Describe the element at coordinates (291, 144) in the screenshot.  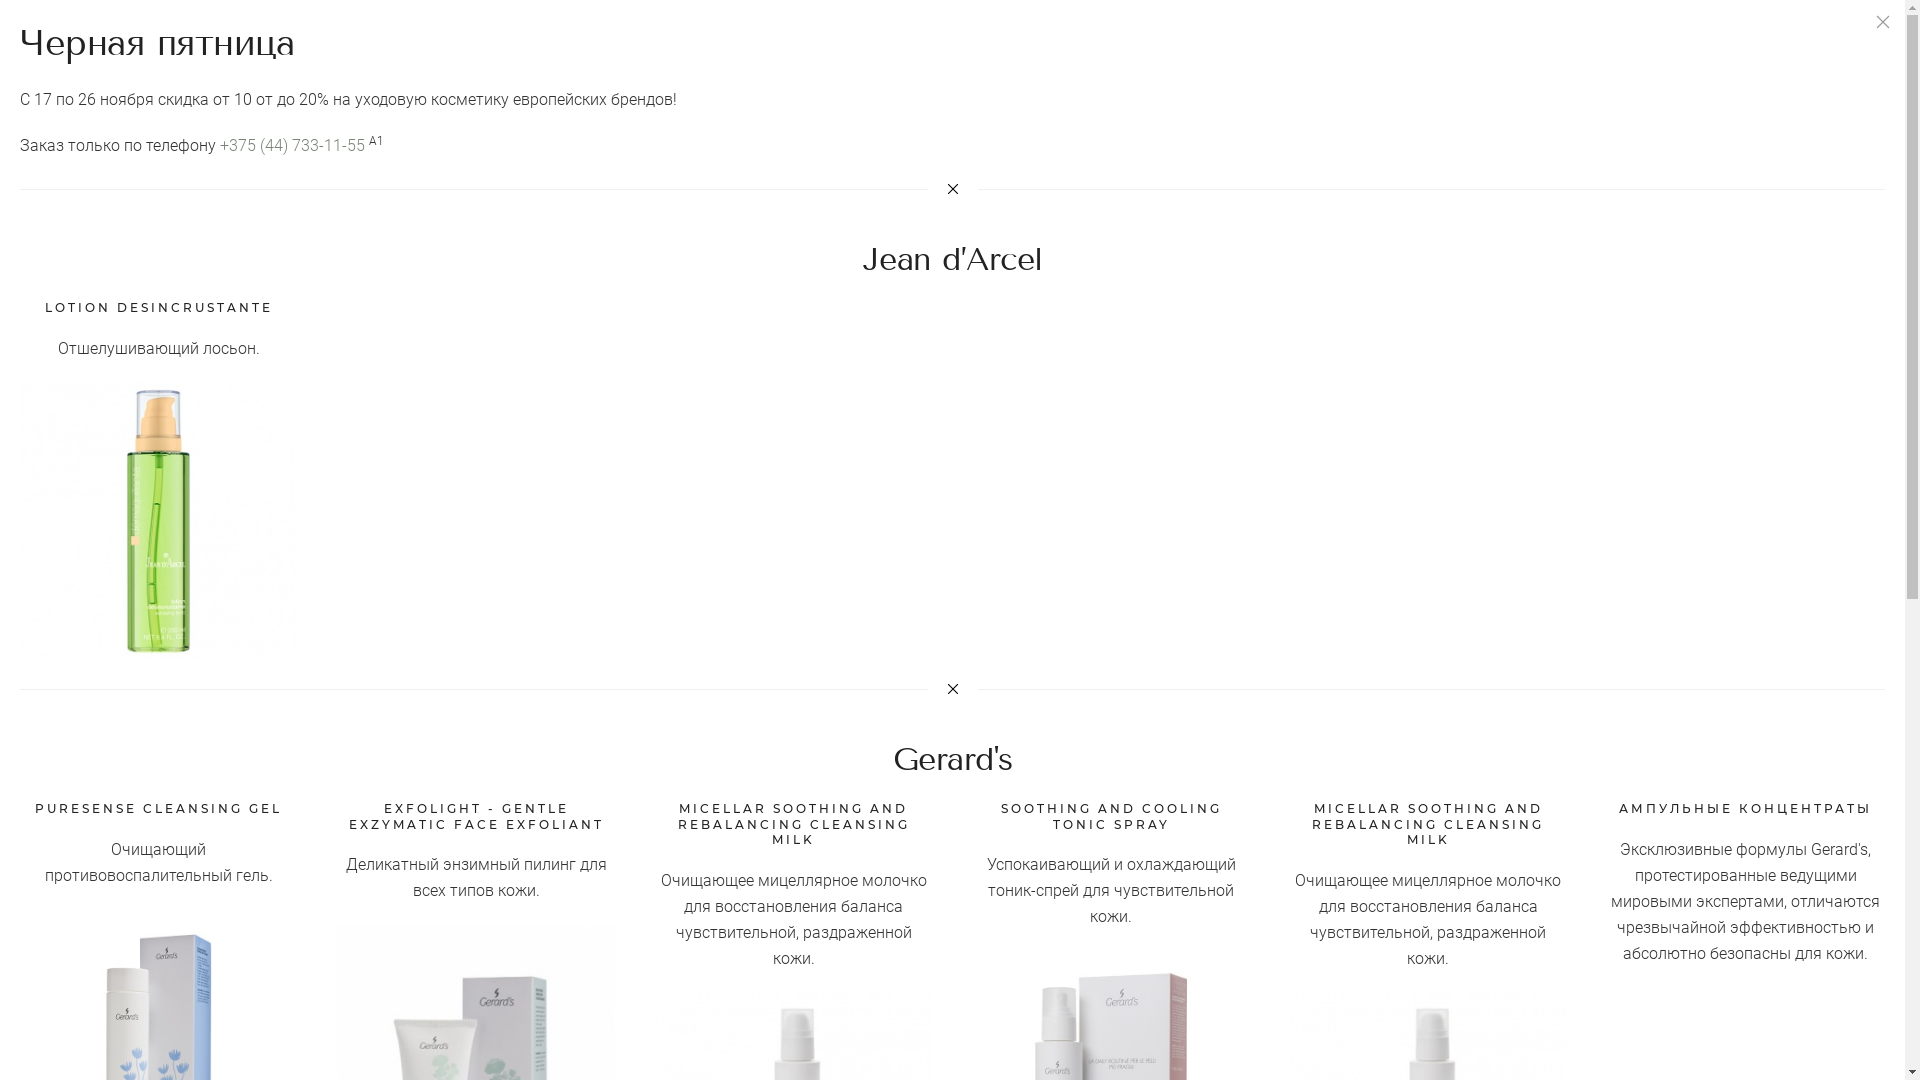
I see `'+375 (44) 733-11-55'` at that location.